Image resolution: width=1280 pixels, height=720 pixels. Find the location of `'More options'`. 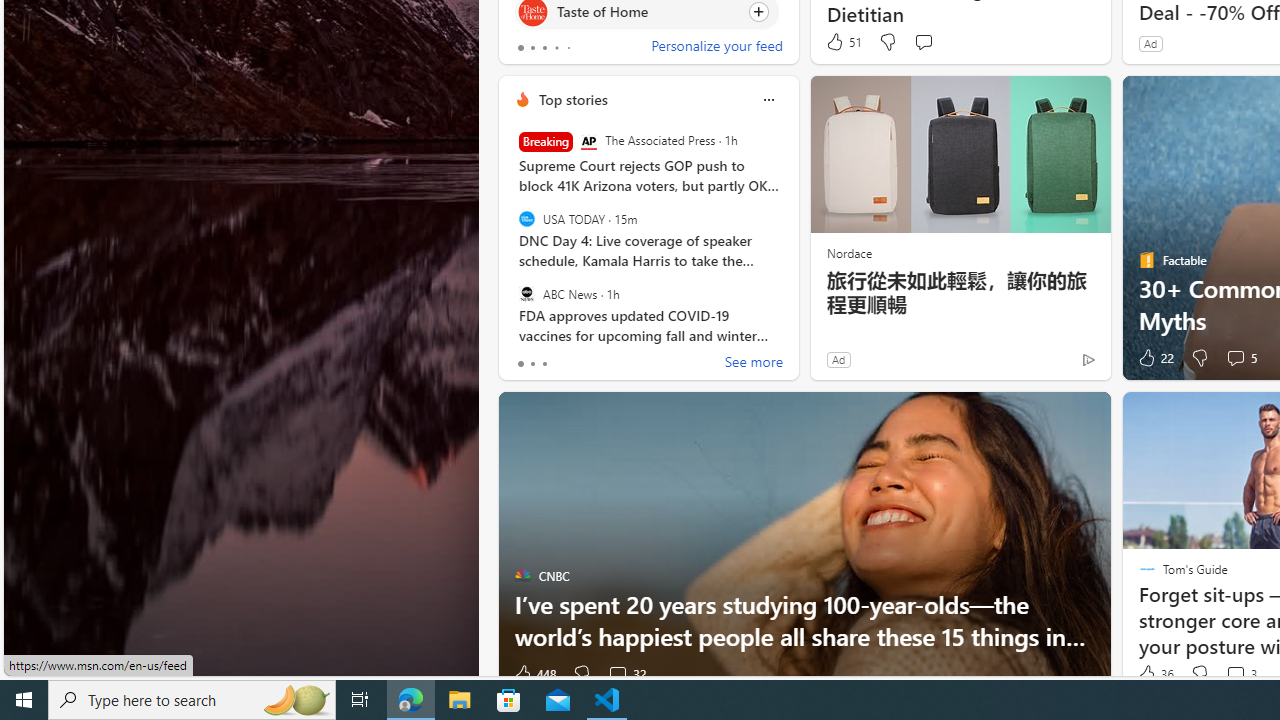

'More options' is located at coordinates (767, 99).